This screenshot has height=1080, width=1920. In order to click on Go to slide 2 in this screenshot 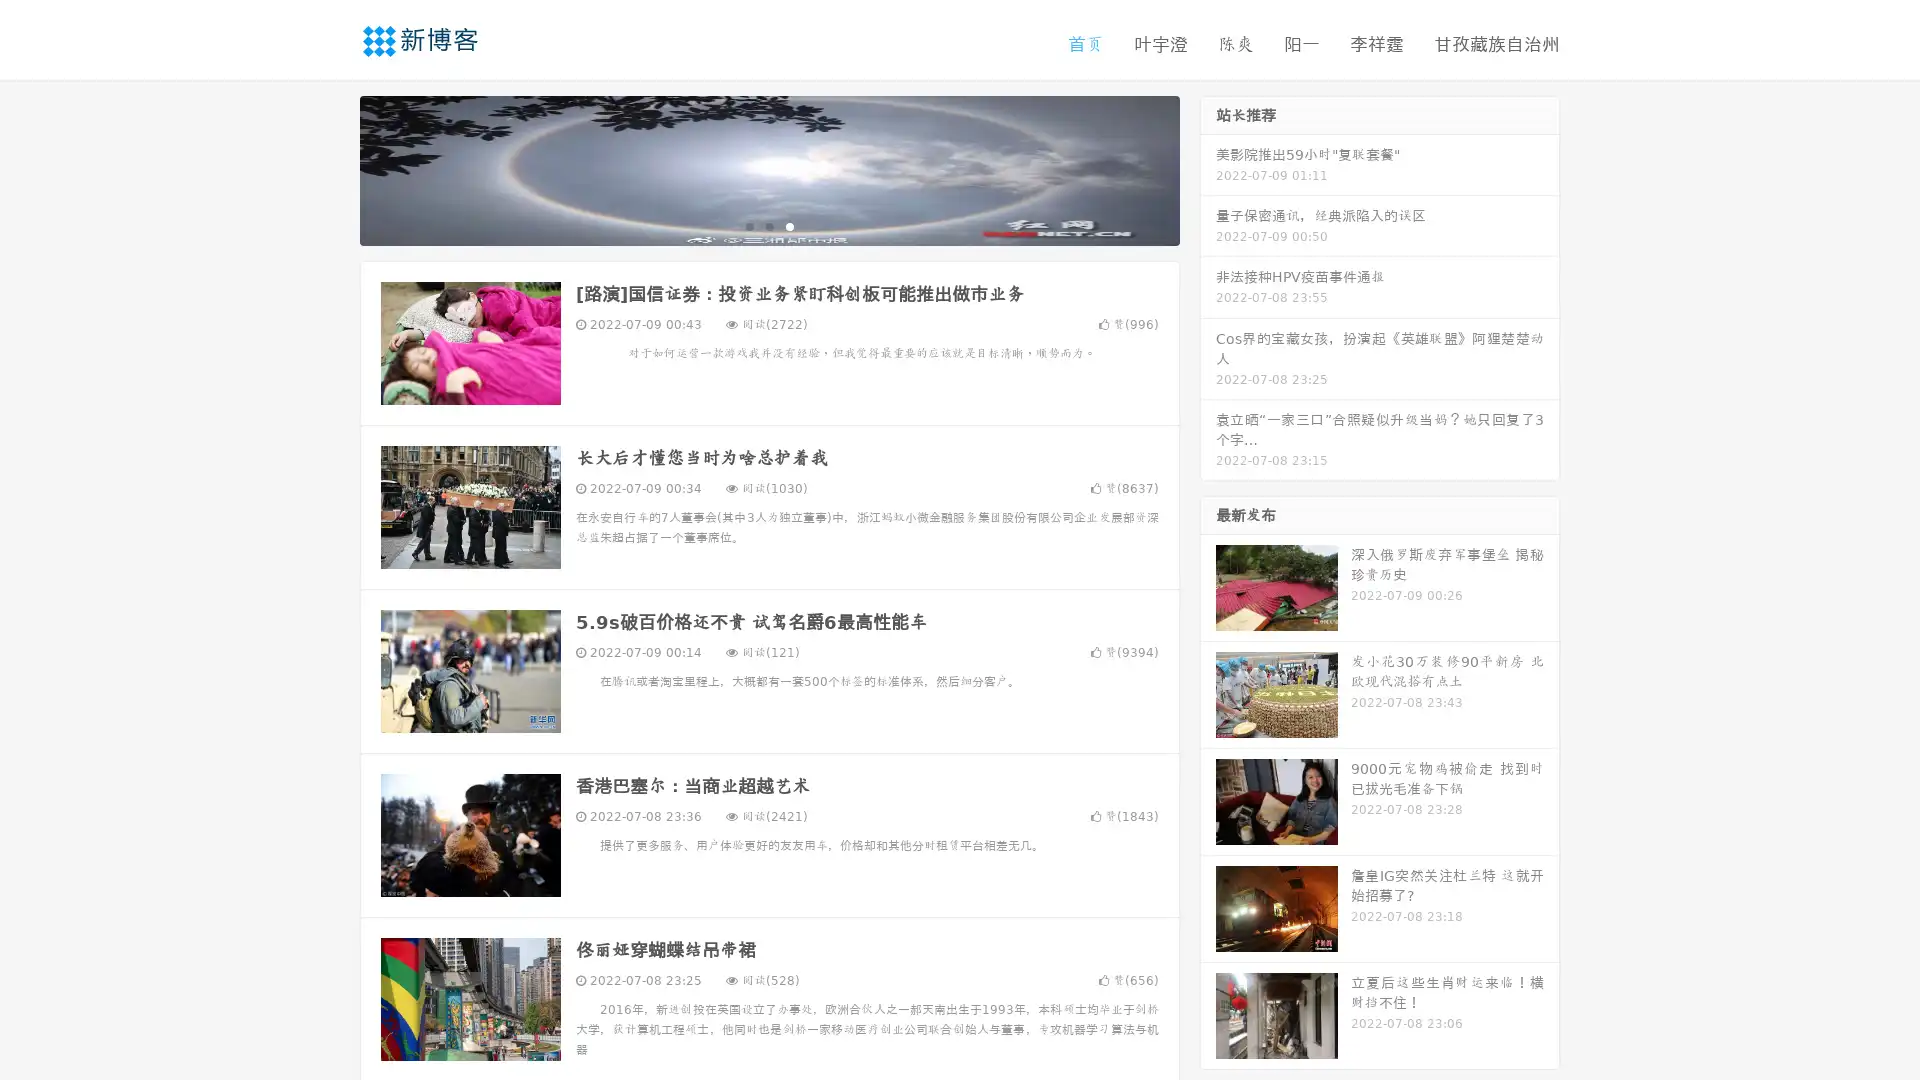, I will do `click(768, 225)`.